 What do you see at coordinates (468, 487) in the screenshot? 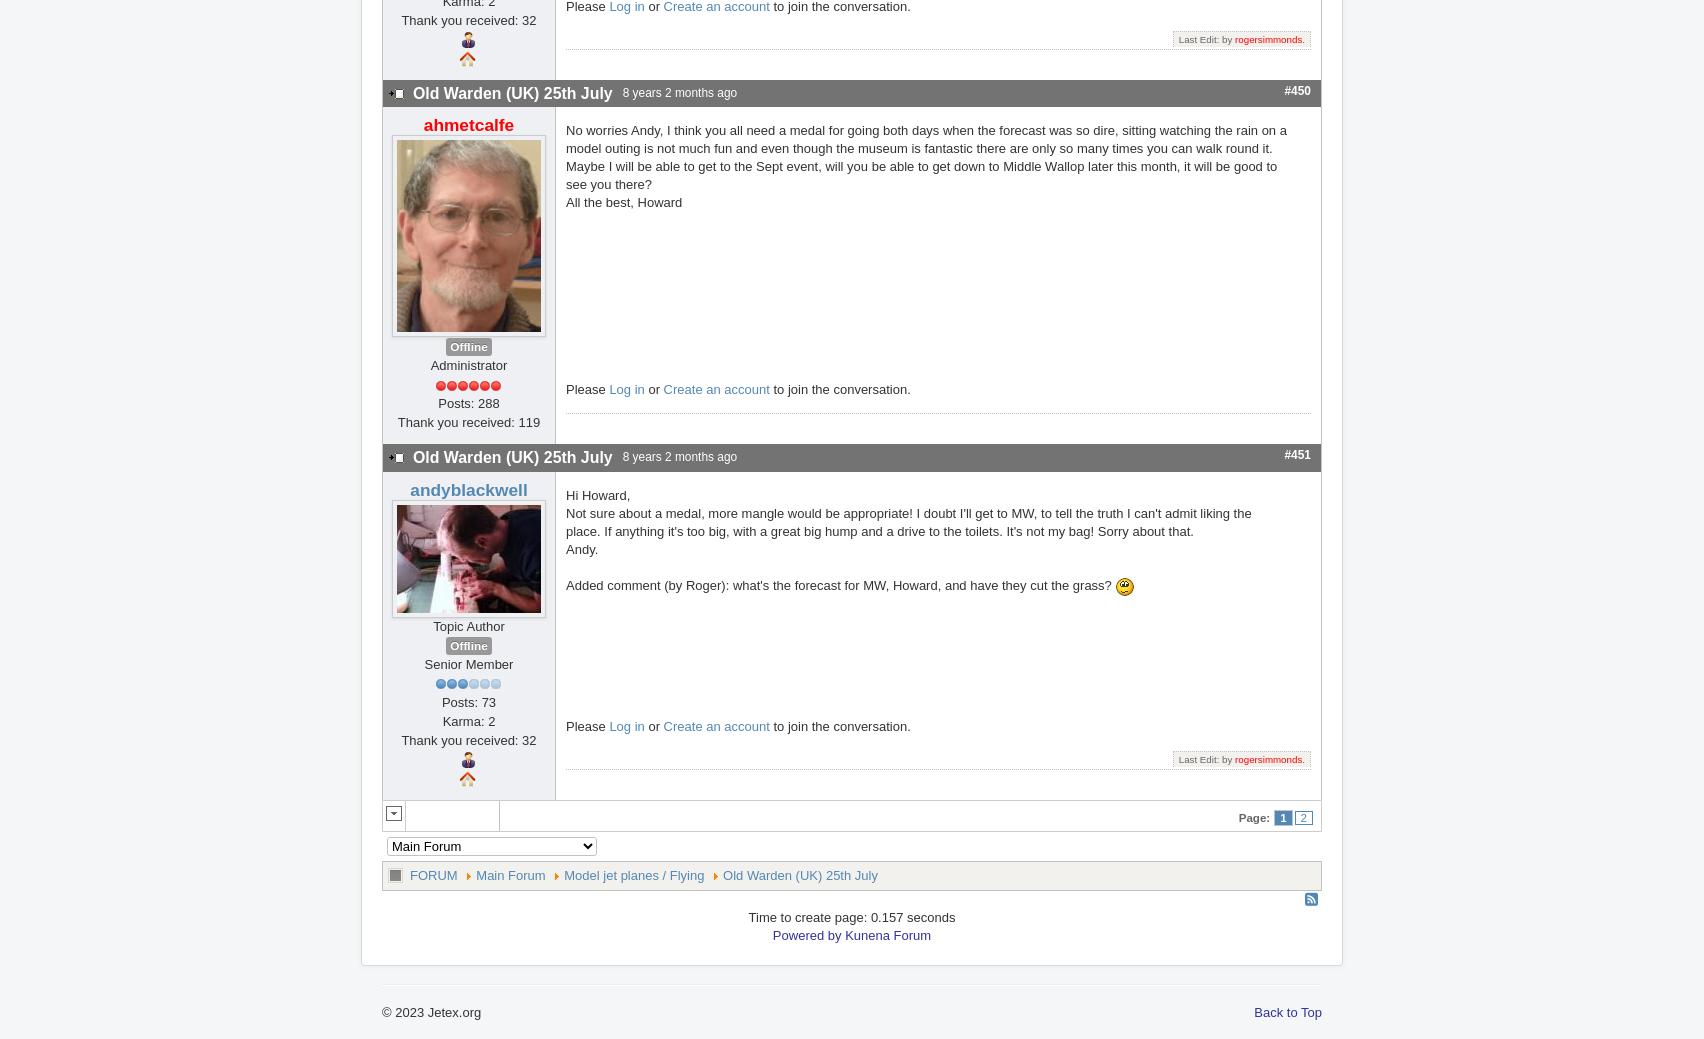
I see `'andyblackwell'` at bounding box center [468, 487].